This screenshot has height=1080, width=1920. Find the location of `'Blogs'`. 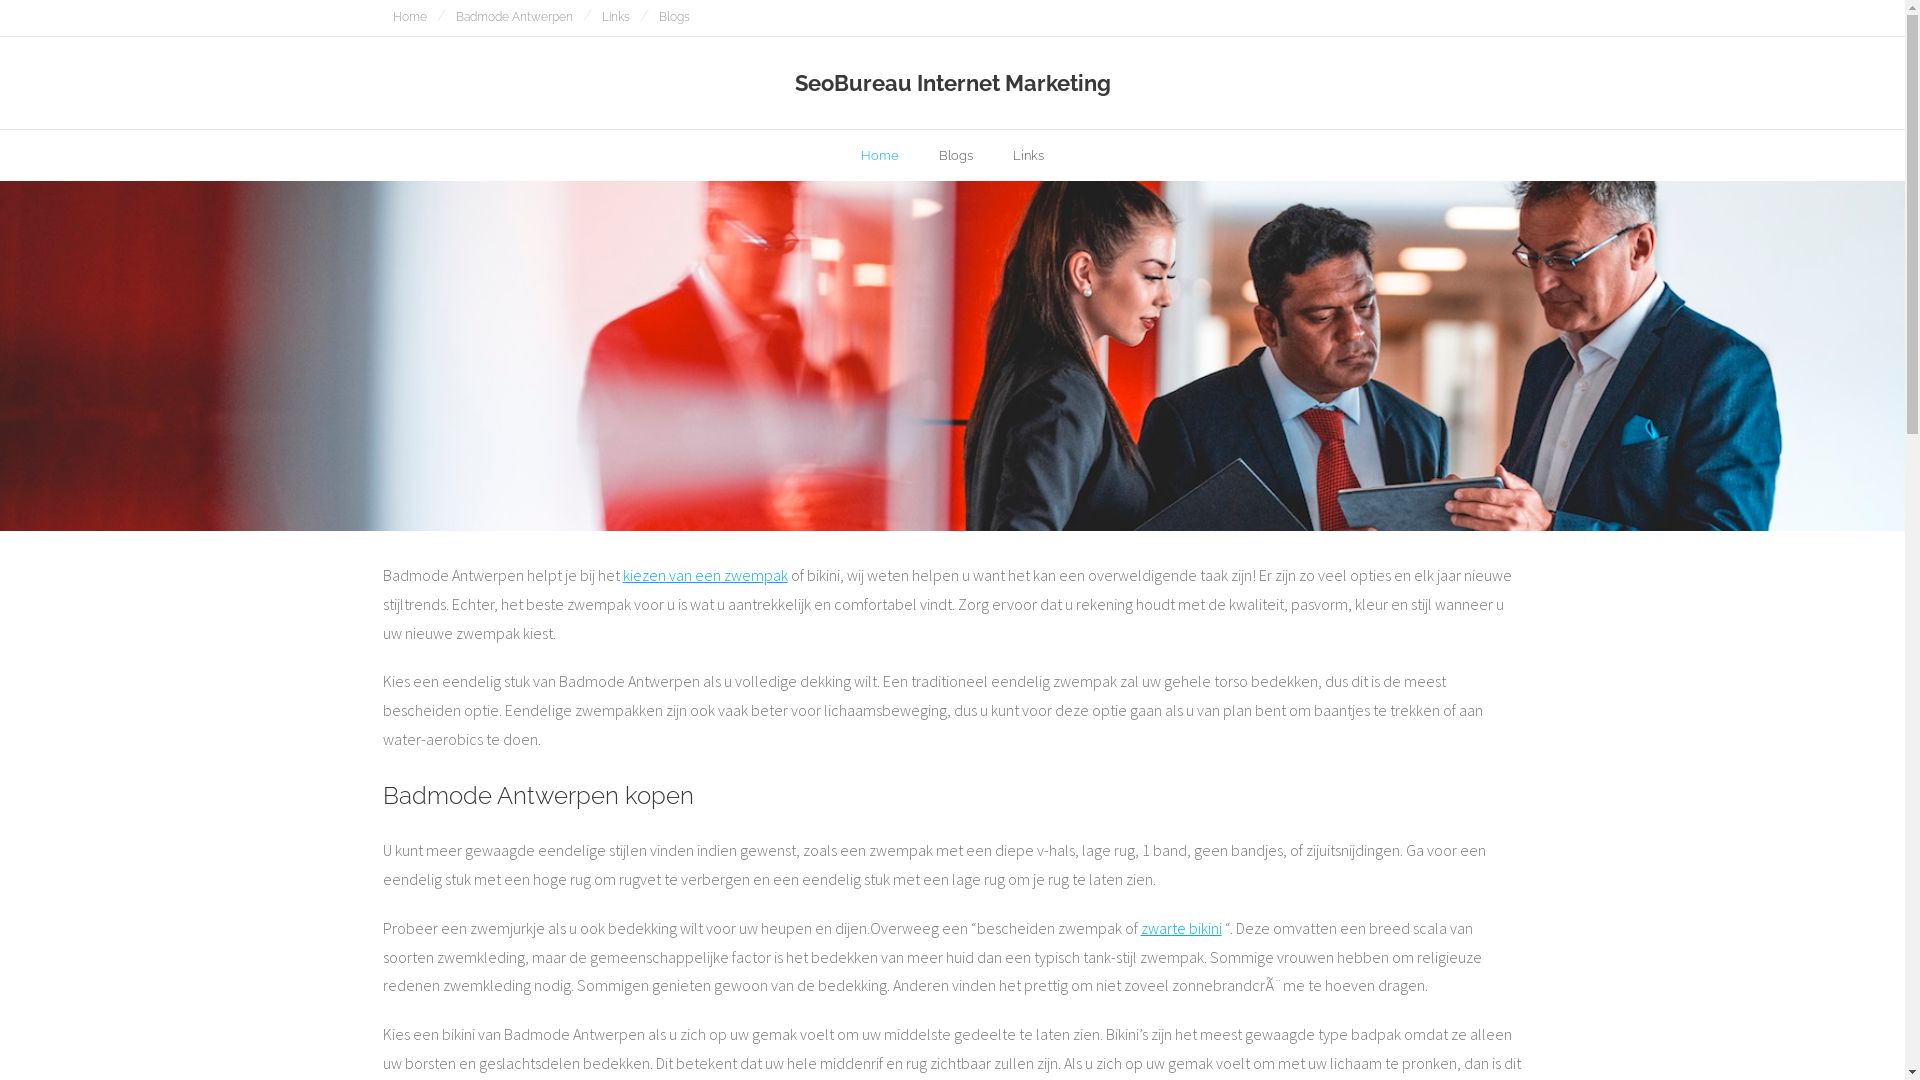

'Blogs' is located at coordinates (954, 154).